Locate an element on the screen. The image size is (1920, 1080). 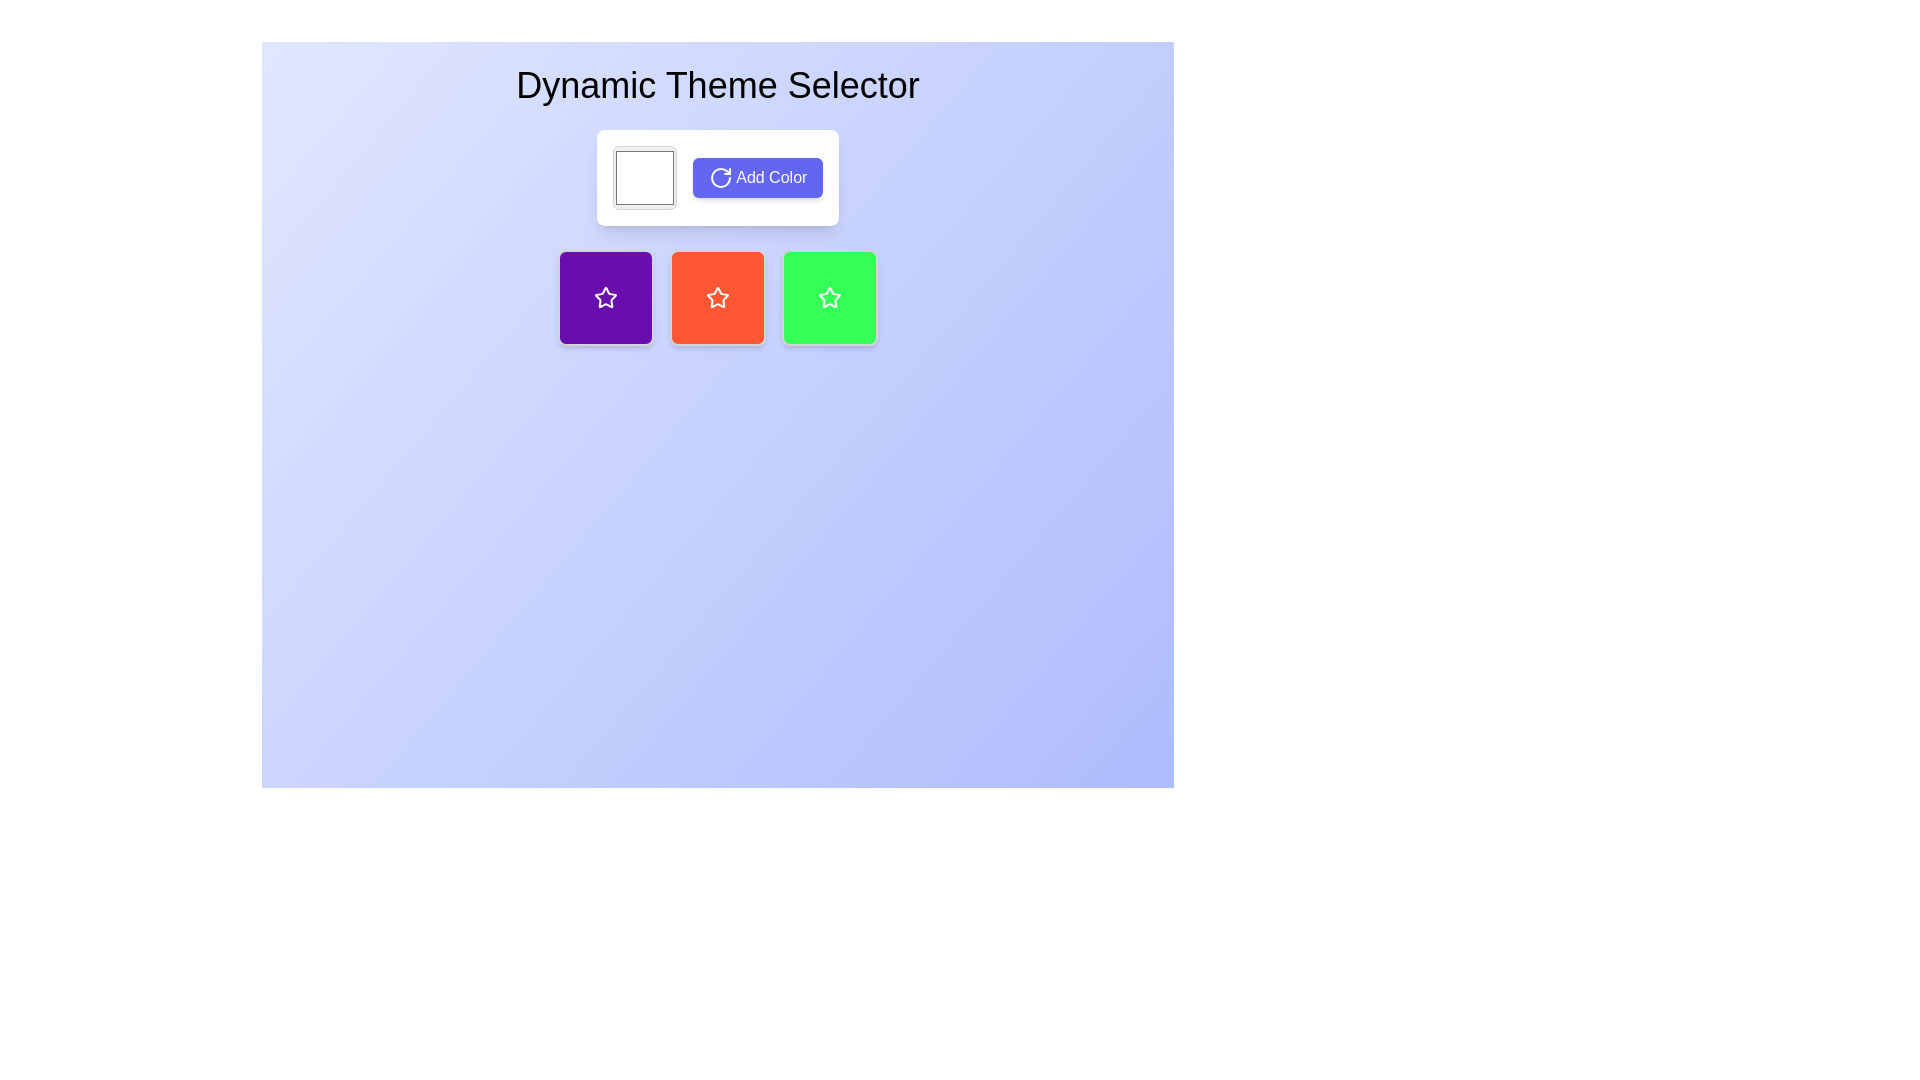
the left part of the refresh icon located within the blue 'Add Color' button in the upper right corner of the white rectangular section is located at coordinates (720, 177).